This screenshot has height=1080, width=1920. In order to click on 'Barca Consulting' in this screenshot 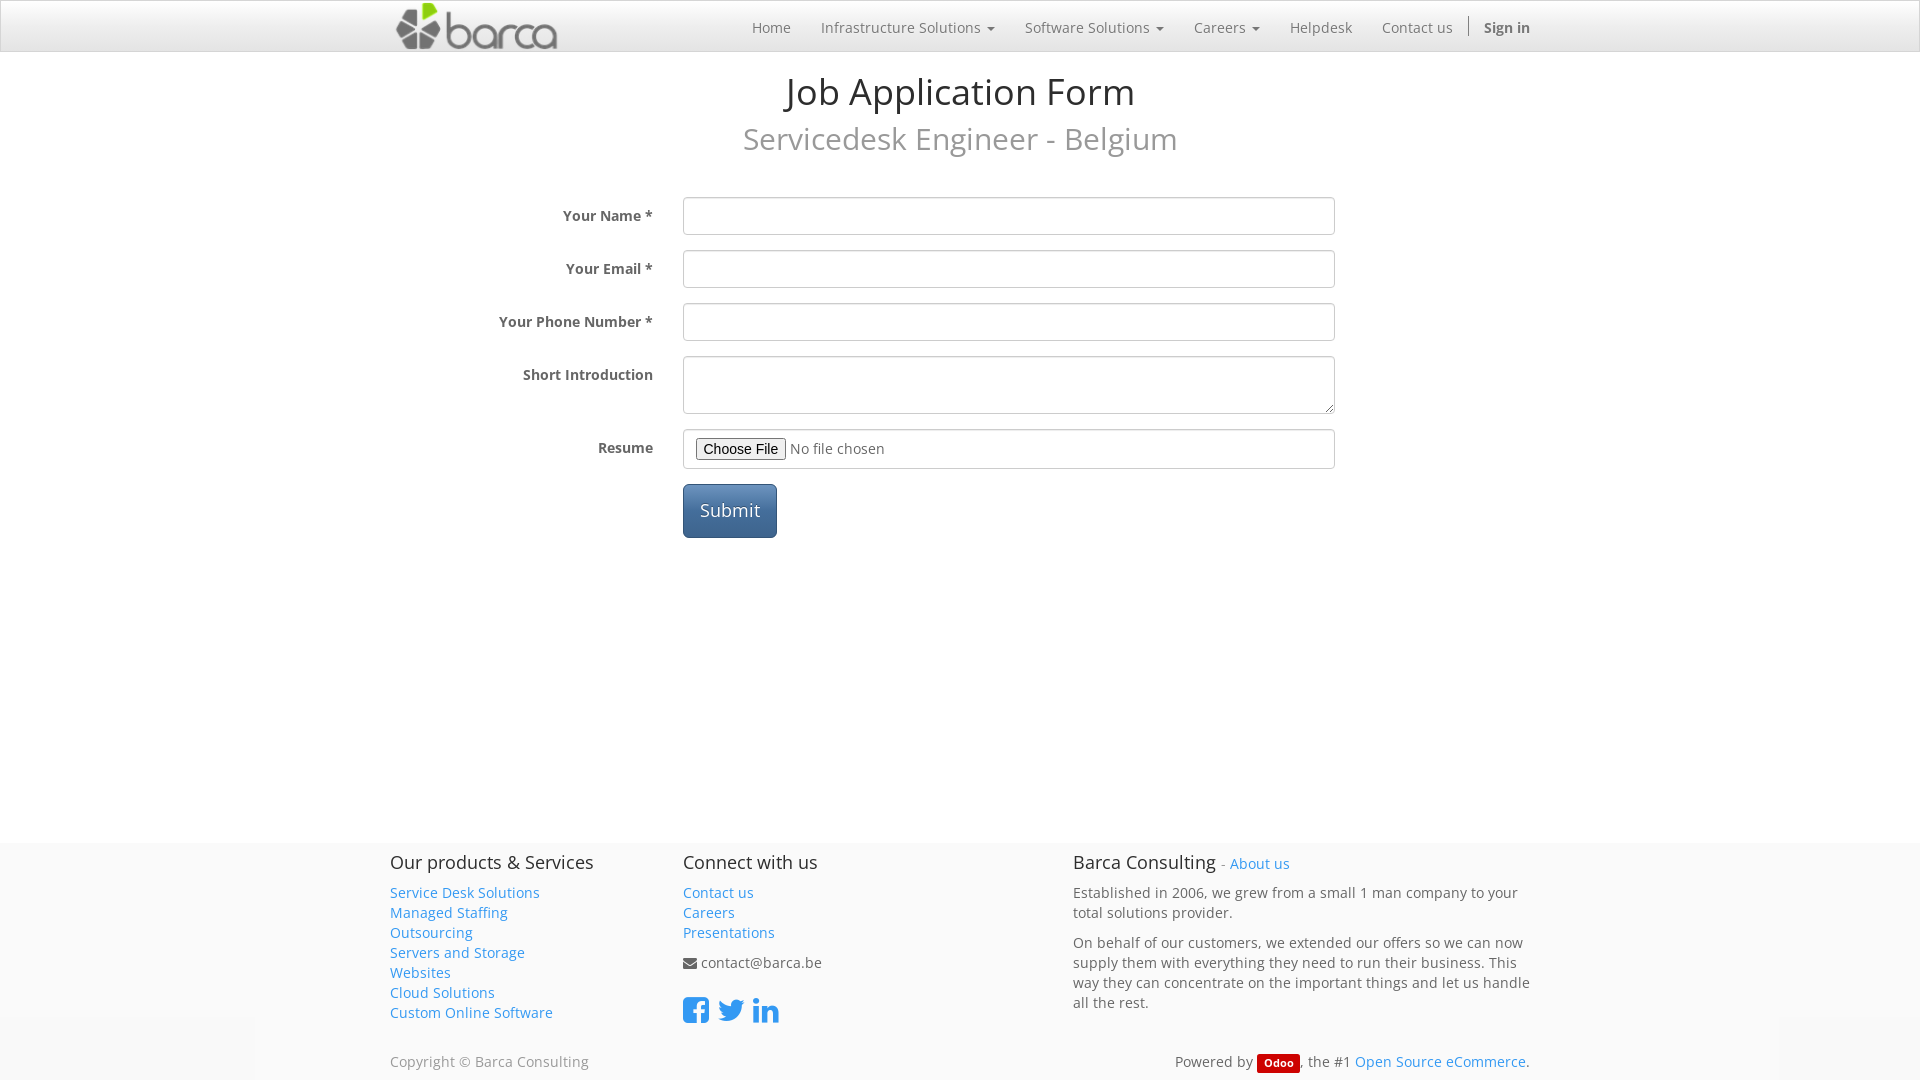, I will do `click(475, 26)`.